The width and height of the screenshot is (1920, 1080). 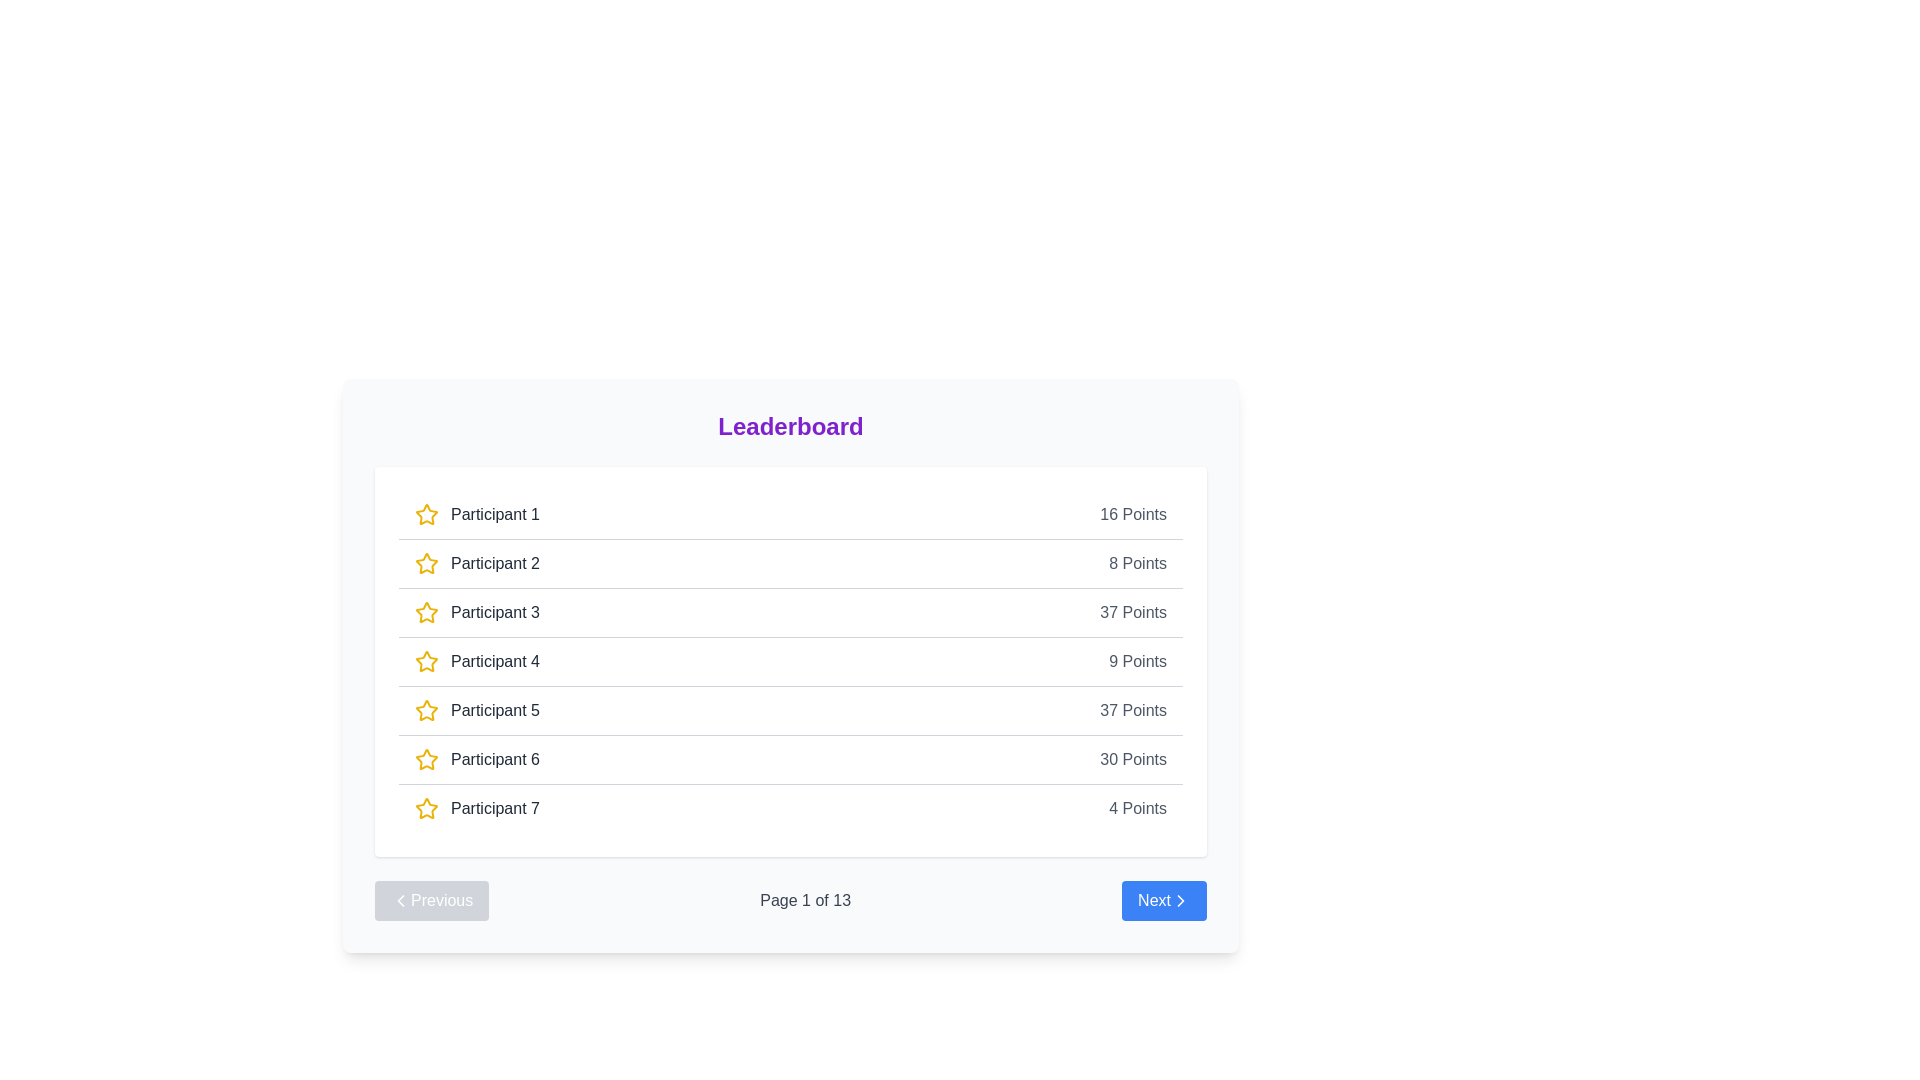 I want to click on name and points of the participant listed as 'Participant 6' with '30 Points' in the leaderboard, so click(x=790, y=759).